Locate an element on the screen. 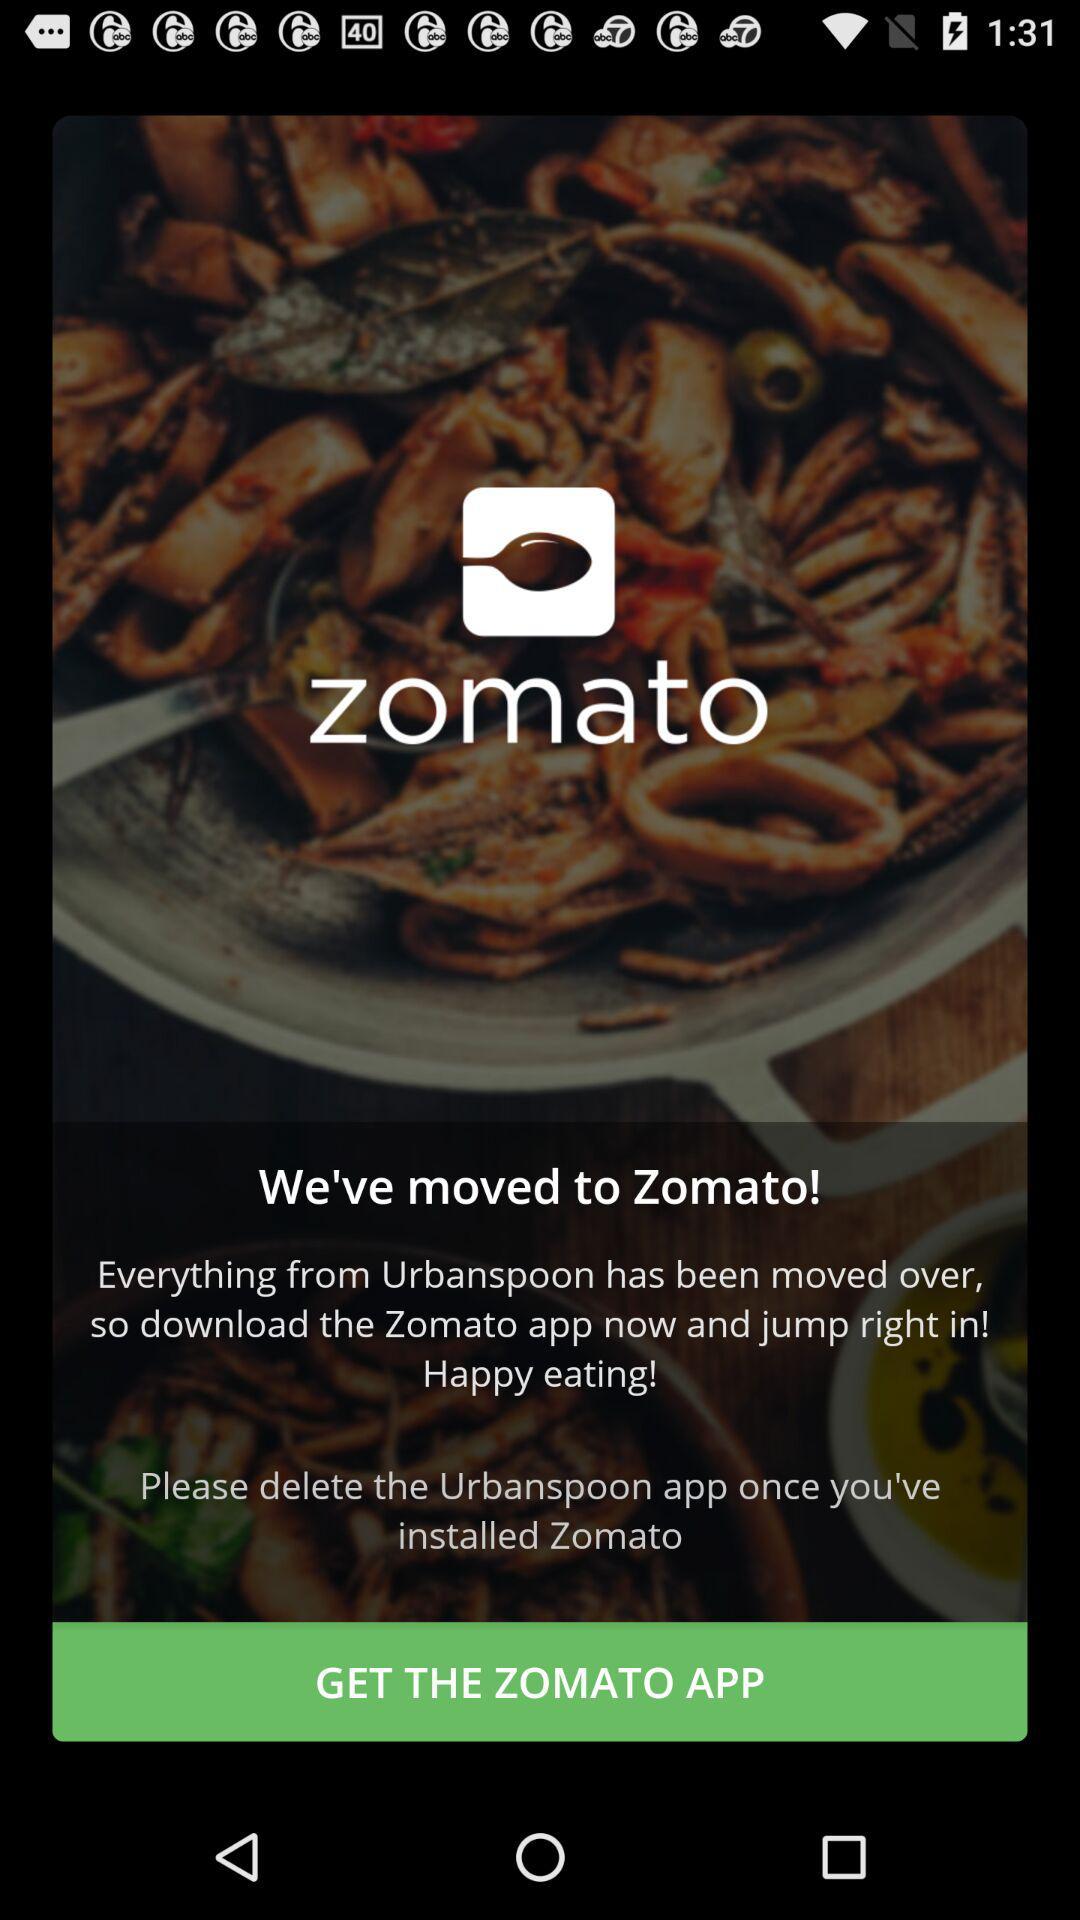 The image size is (1080, 1920). the item at the top is located at coordinates (540, 617).